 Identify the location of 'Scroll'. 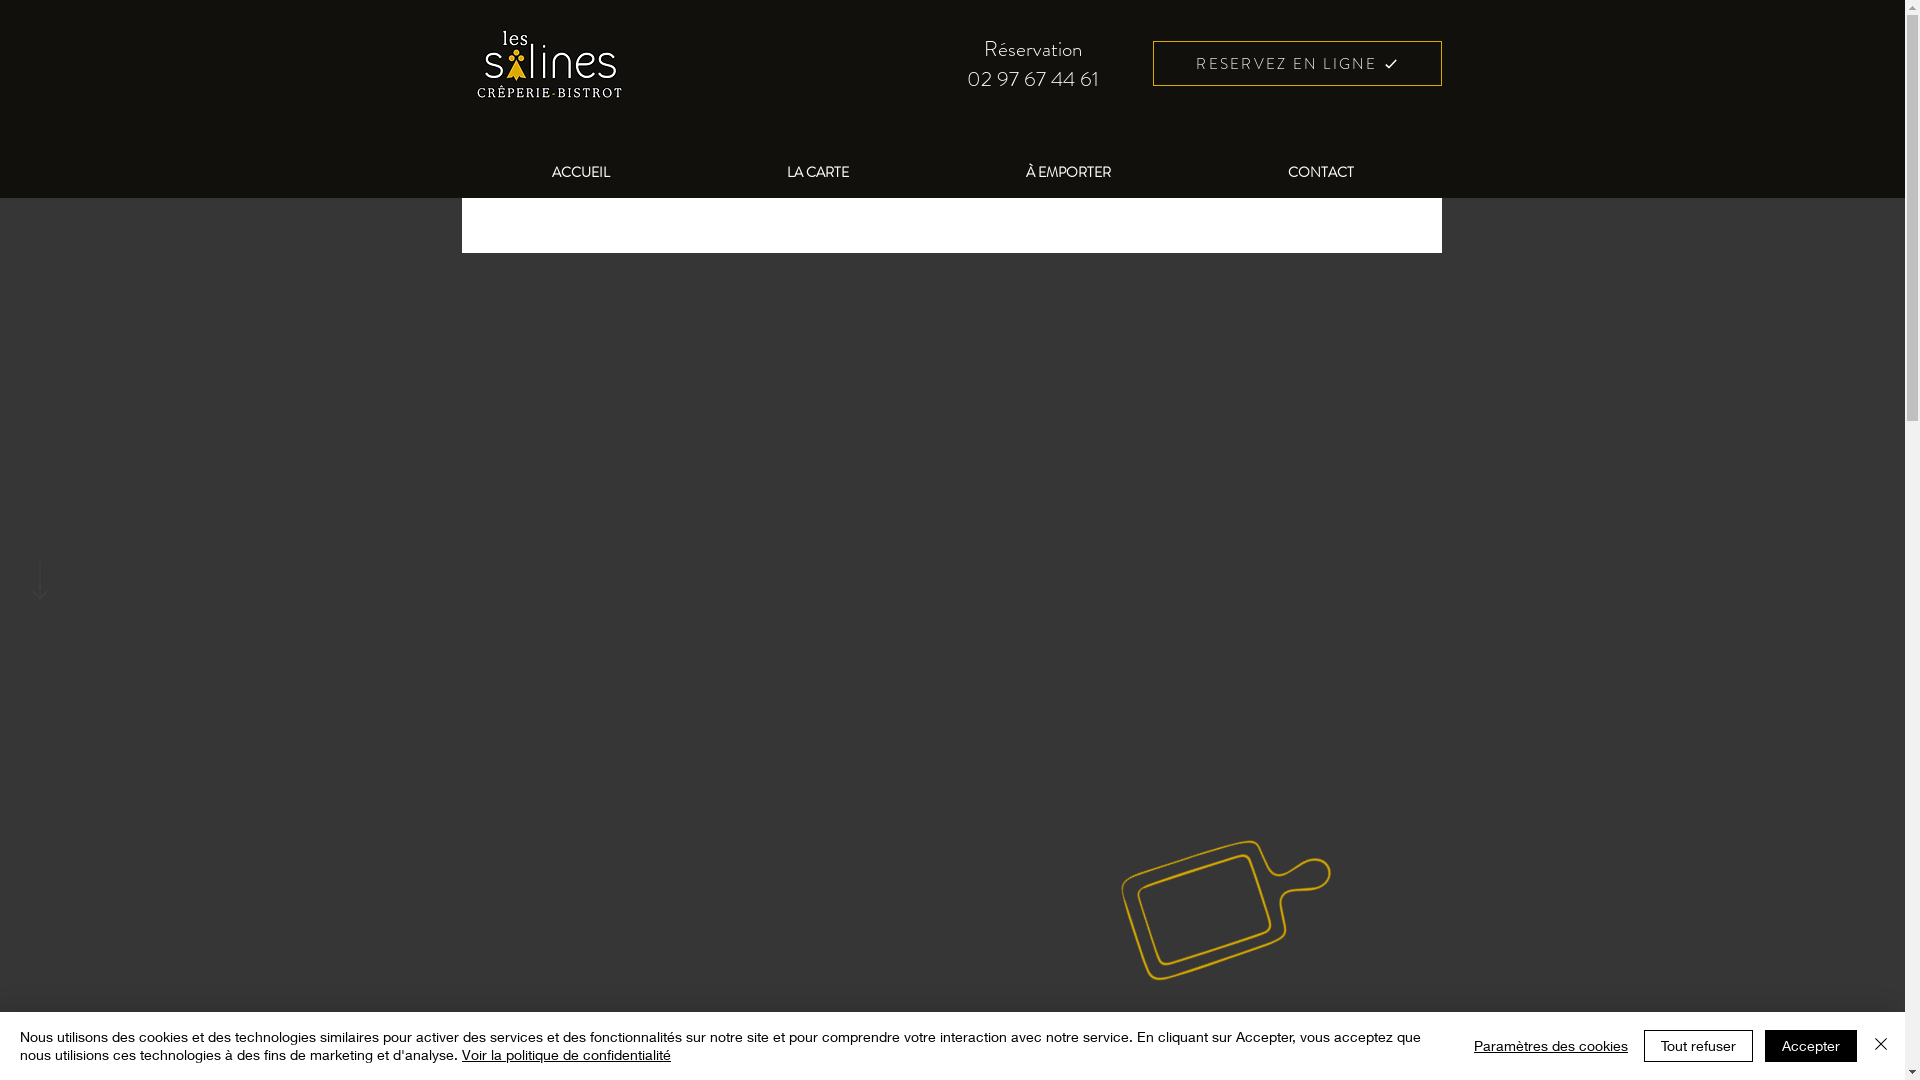
(39, 540).